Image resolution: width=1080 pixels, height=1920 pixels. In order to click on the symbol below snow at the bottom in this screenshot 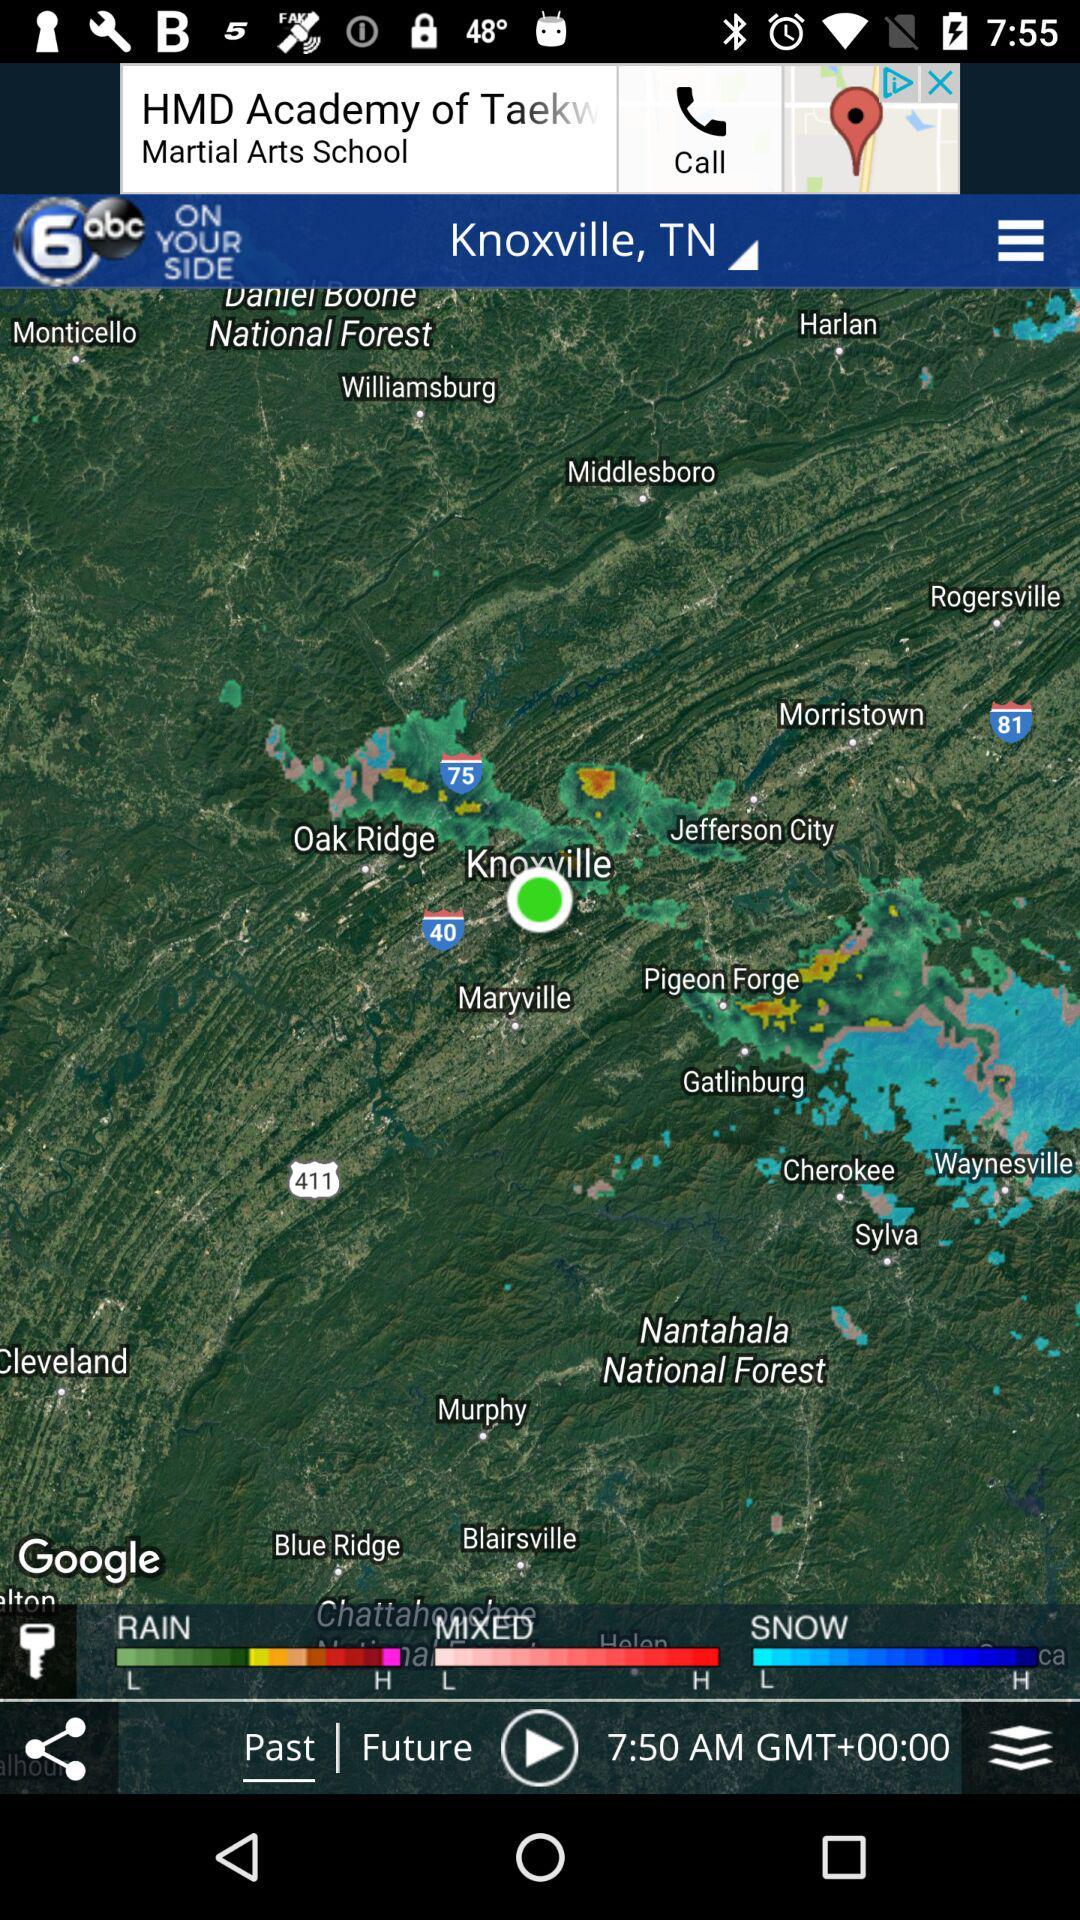, I will do `click(1021, 1746)`.